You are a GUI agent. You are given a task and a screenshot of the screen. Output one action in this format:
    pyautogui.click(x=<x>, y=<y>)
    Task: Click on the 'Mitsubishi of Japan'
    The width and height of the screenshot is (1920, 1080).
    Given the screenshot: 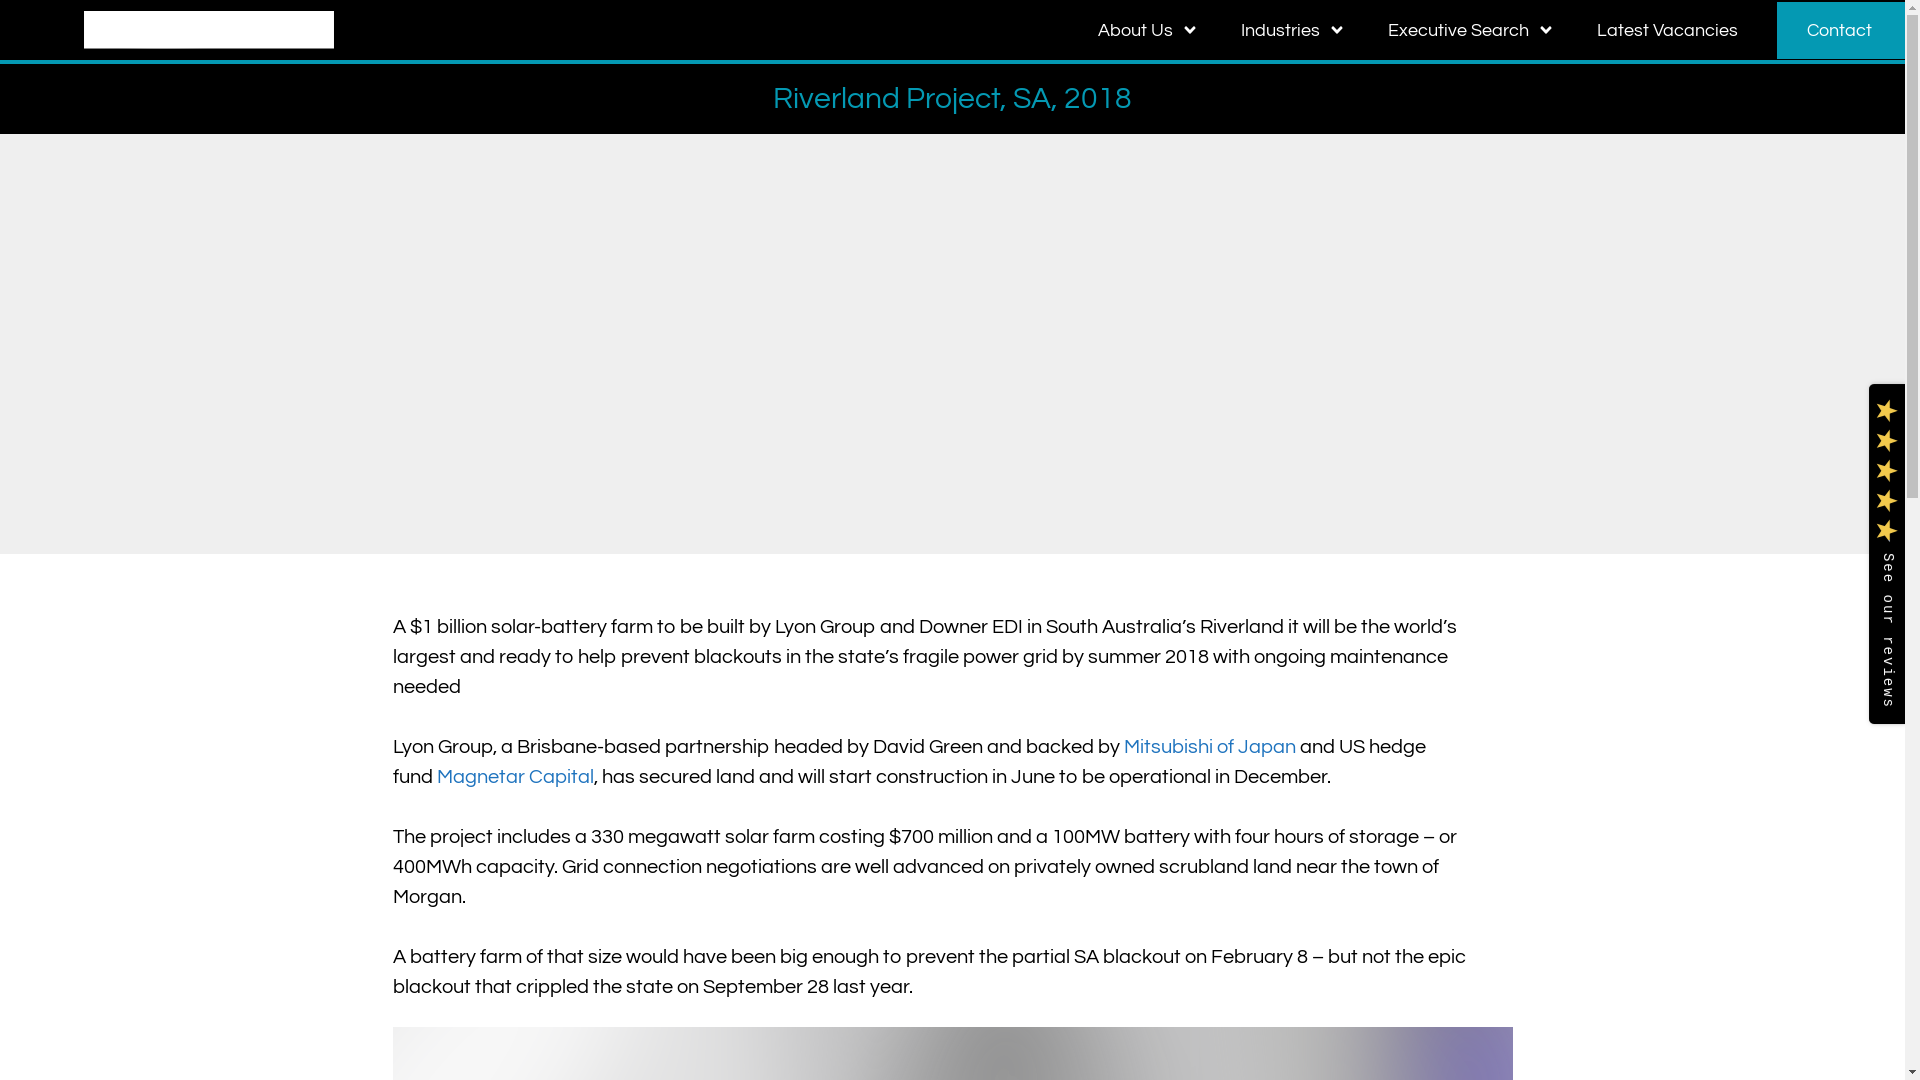 What is the action you would take?
    pyautogui.click(x=1208, y=747)
    